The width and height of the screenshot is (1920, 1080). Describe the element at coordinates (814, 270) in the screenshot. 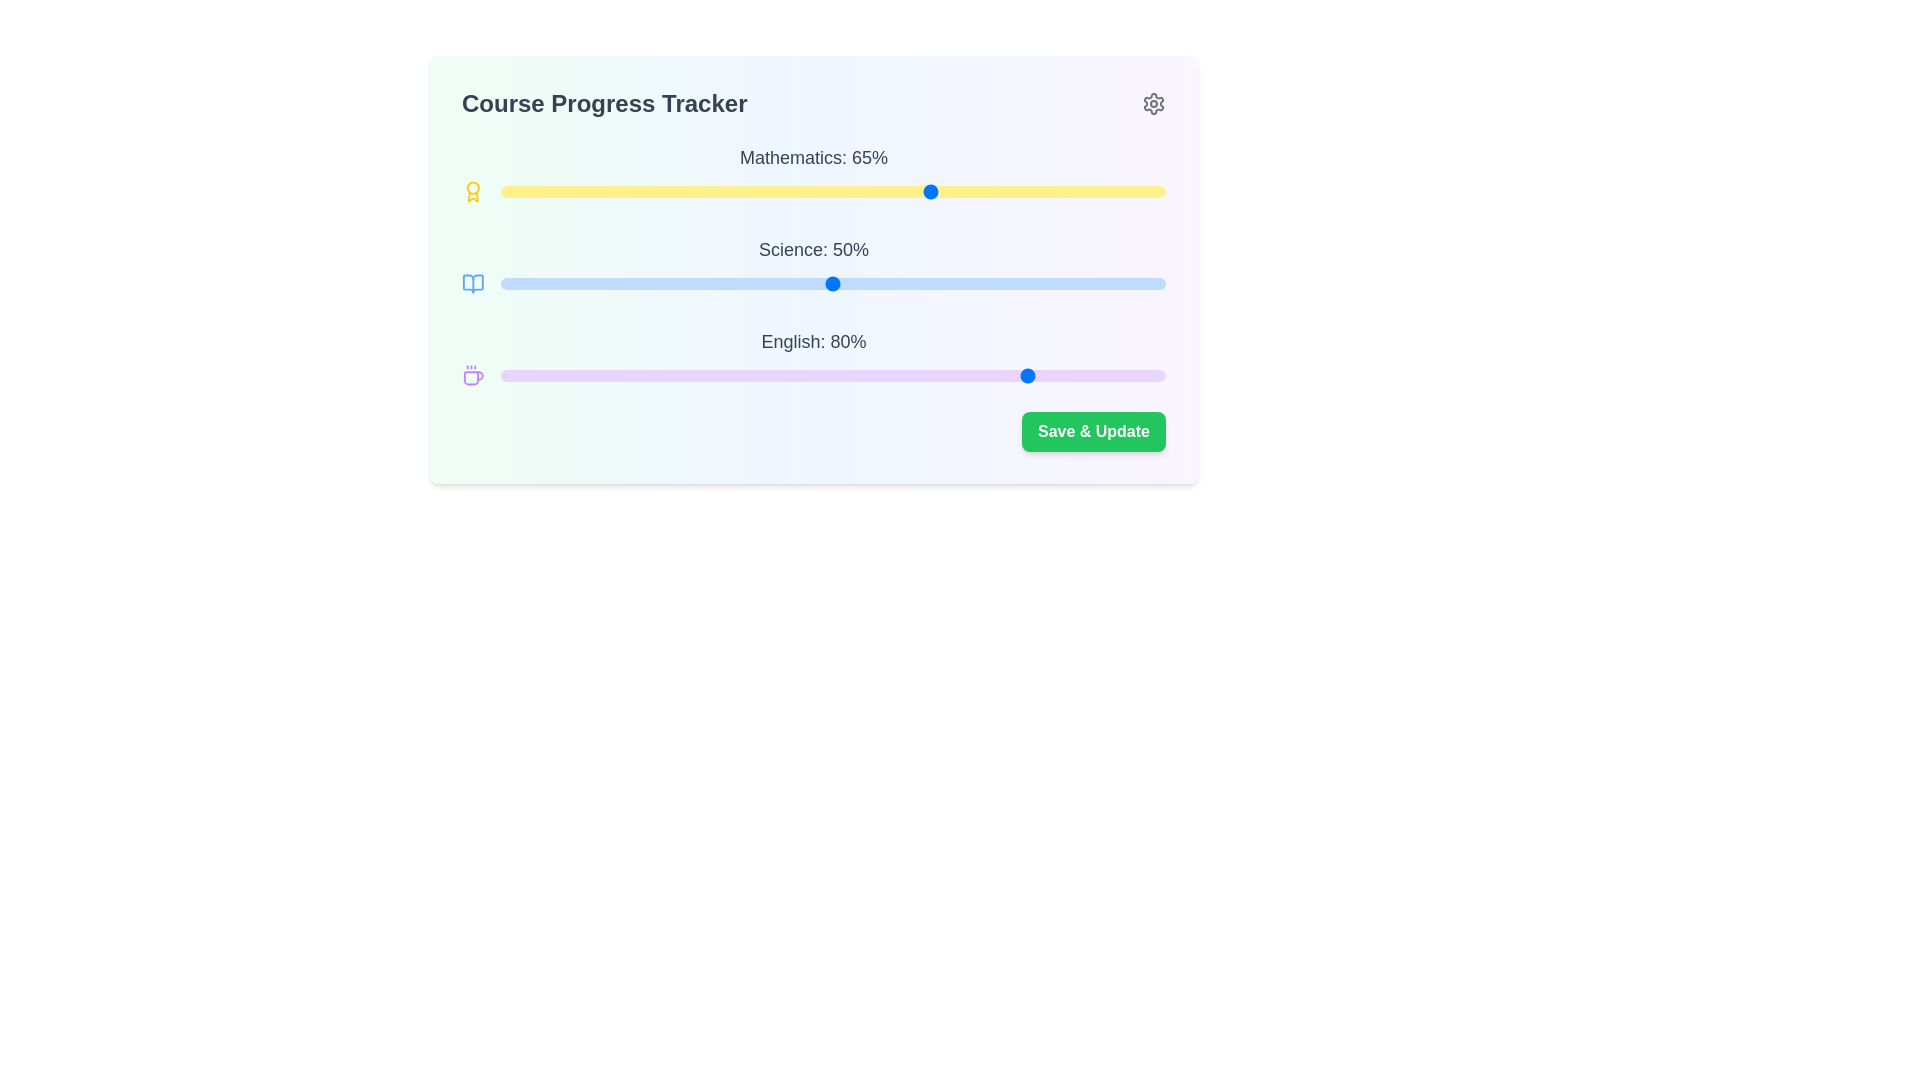

I see `the marker of the Science progress tracker, which is represented by a blue horizontal bar indicating 50%, located centrally in the list of courses` at that location.